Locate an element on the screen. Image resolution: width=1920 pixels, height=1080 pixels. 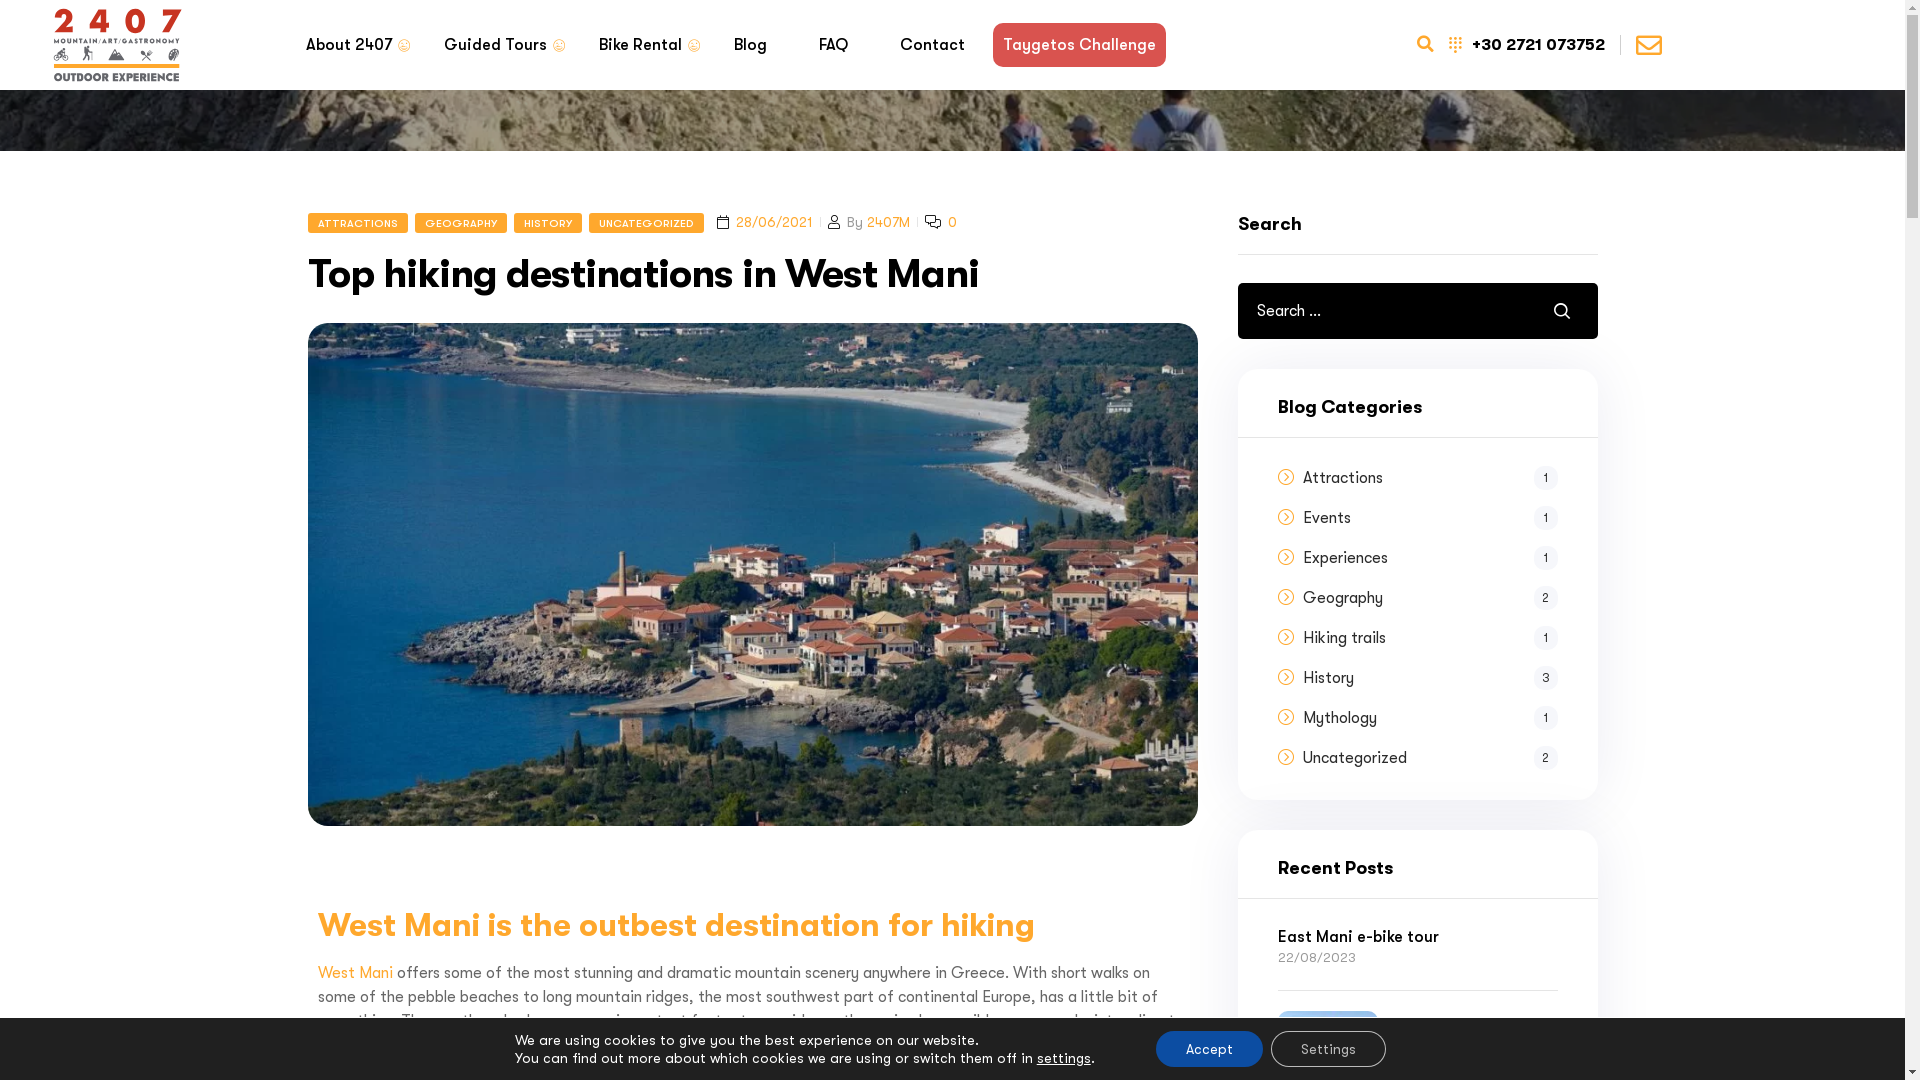
'Contact' is located at coordinates (931, 45).